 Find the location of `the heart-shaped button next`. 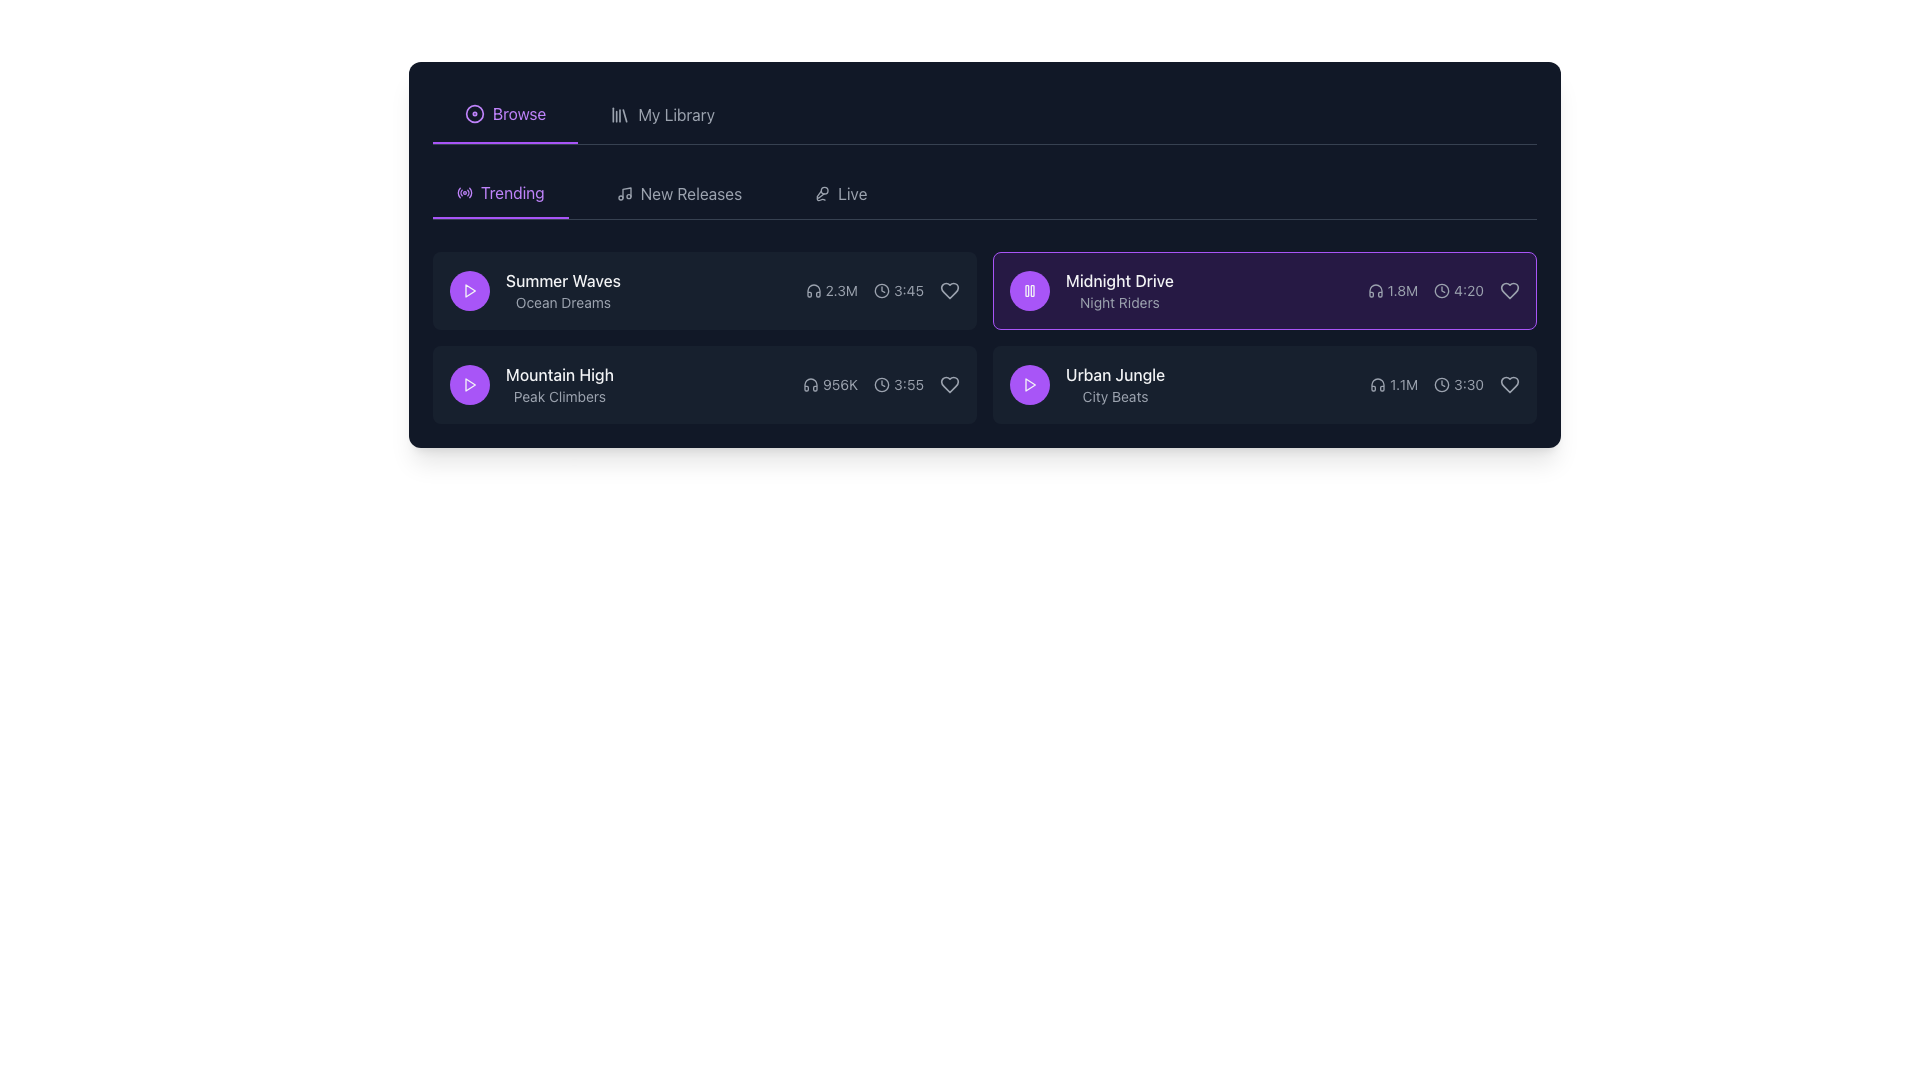

the heart-shaped button next is located at coordinates (949, 290).